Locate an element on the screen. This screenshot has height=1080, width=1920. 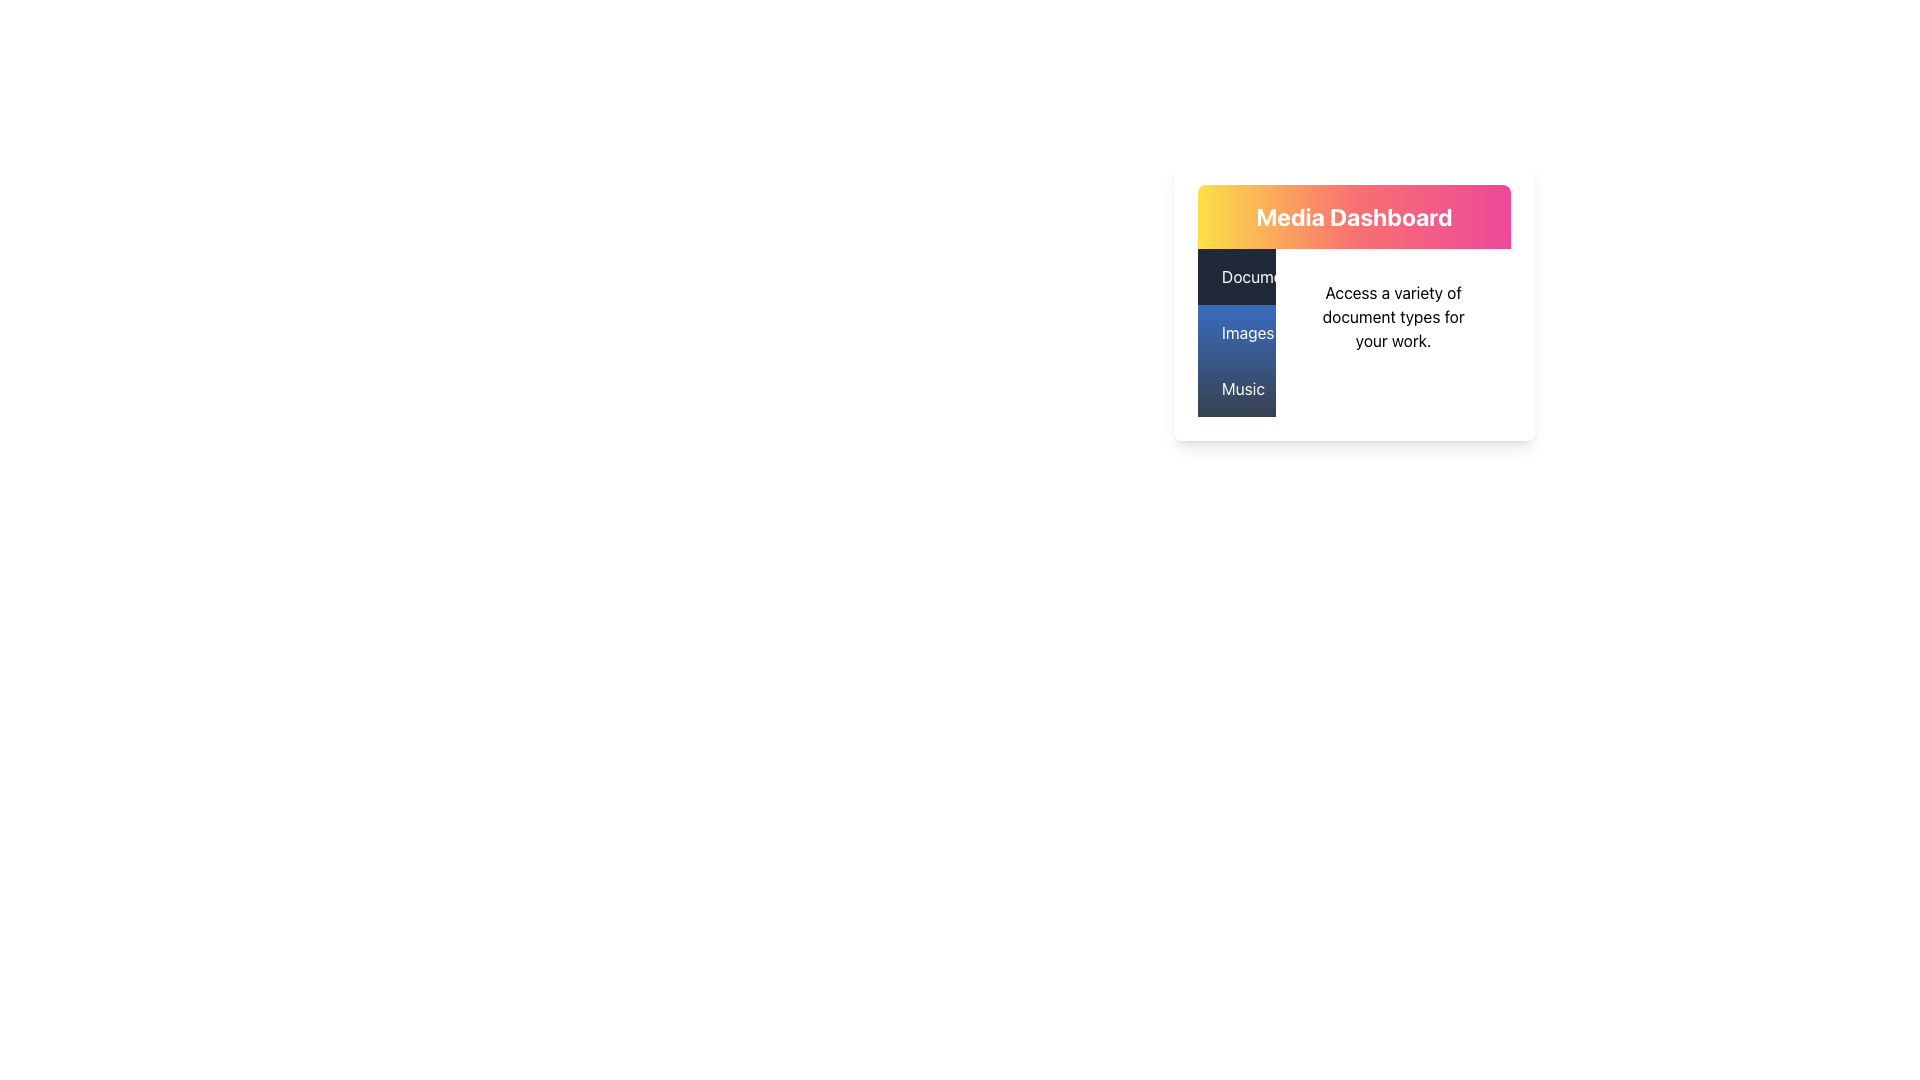
the 'Documents' button, which is a rectangular dark gray button with white text and a file icon, located at the top of the vertical list in the Media Dashboard is located at coordinates (1236, 277).